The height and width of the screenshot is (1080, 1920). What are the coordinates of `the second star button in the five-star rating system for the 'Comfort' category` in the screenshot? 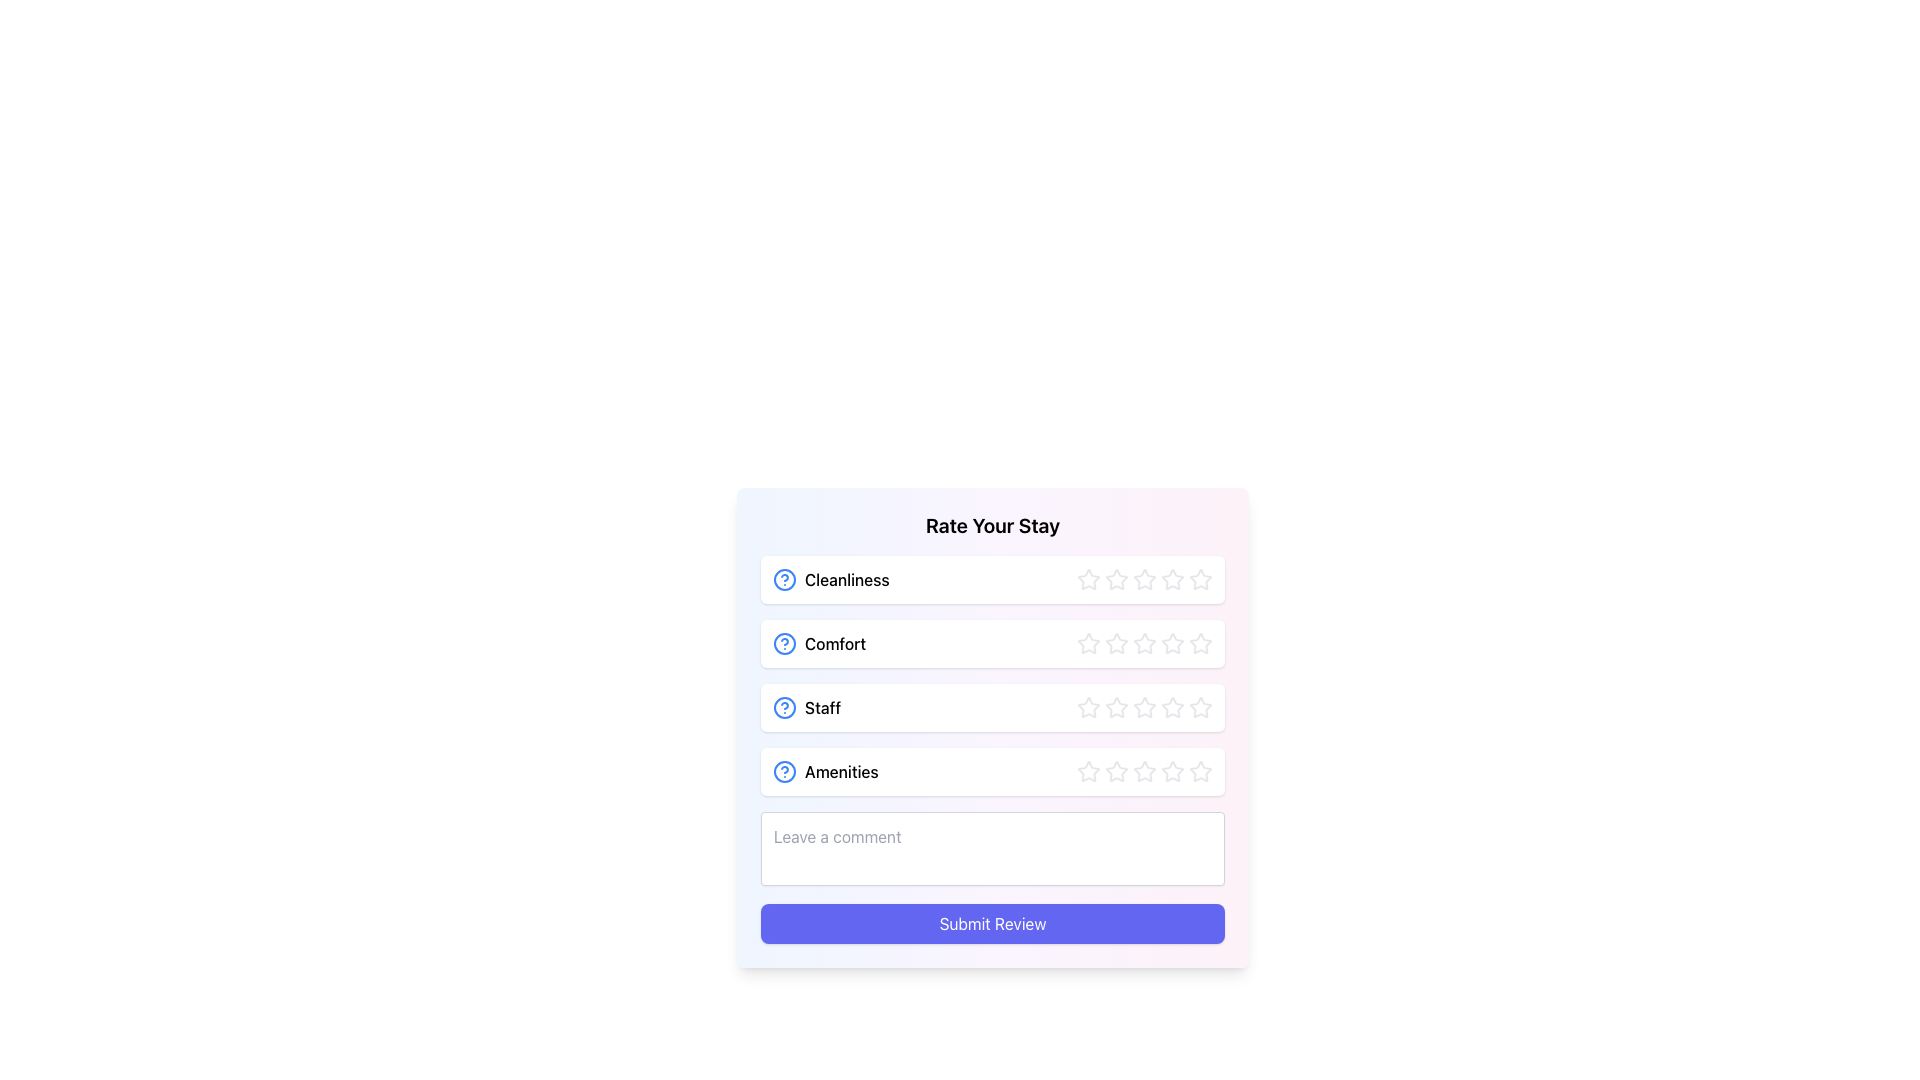 It's located at (1088, 644).